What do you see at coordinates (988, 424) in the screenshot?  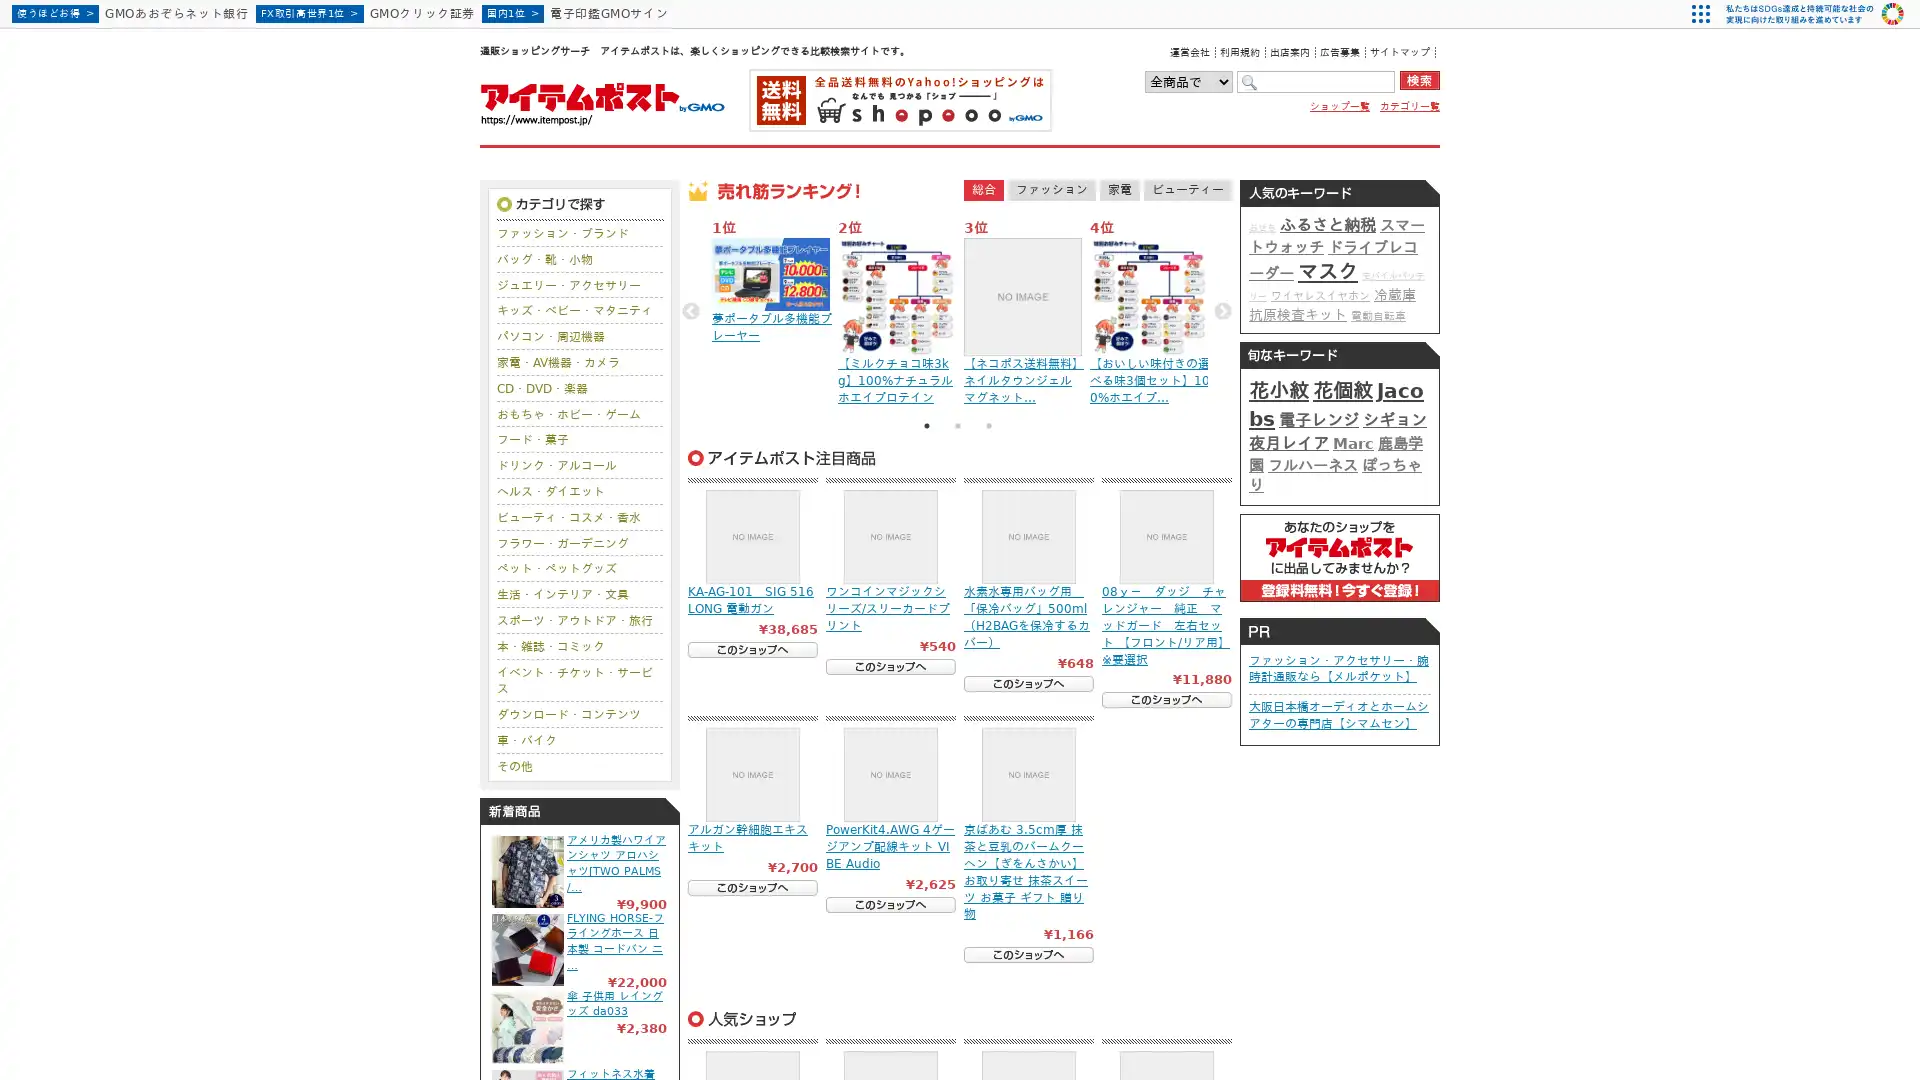 I see `3` at bounding box center [988, 424].